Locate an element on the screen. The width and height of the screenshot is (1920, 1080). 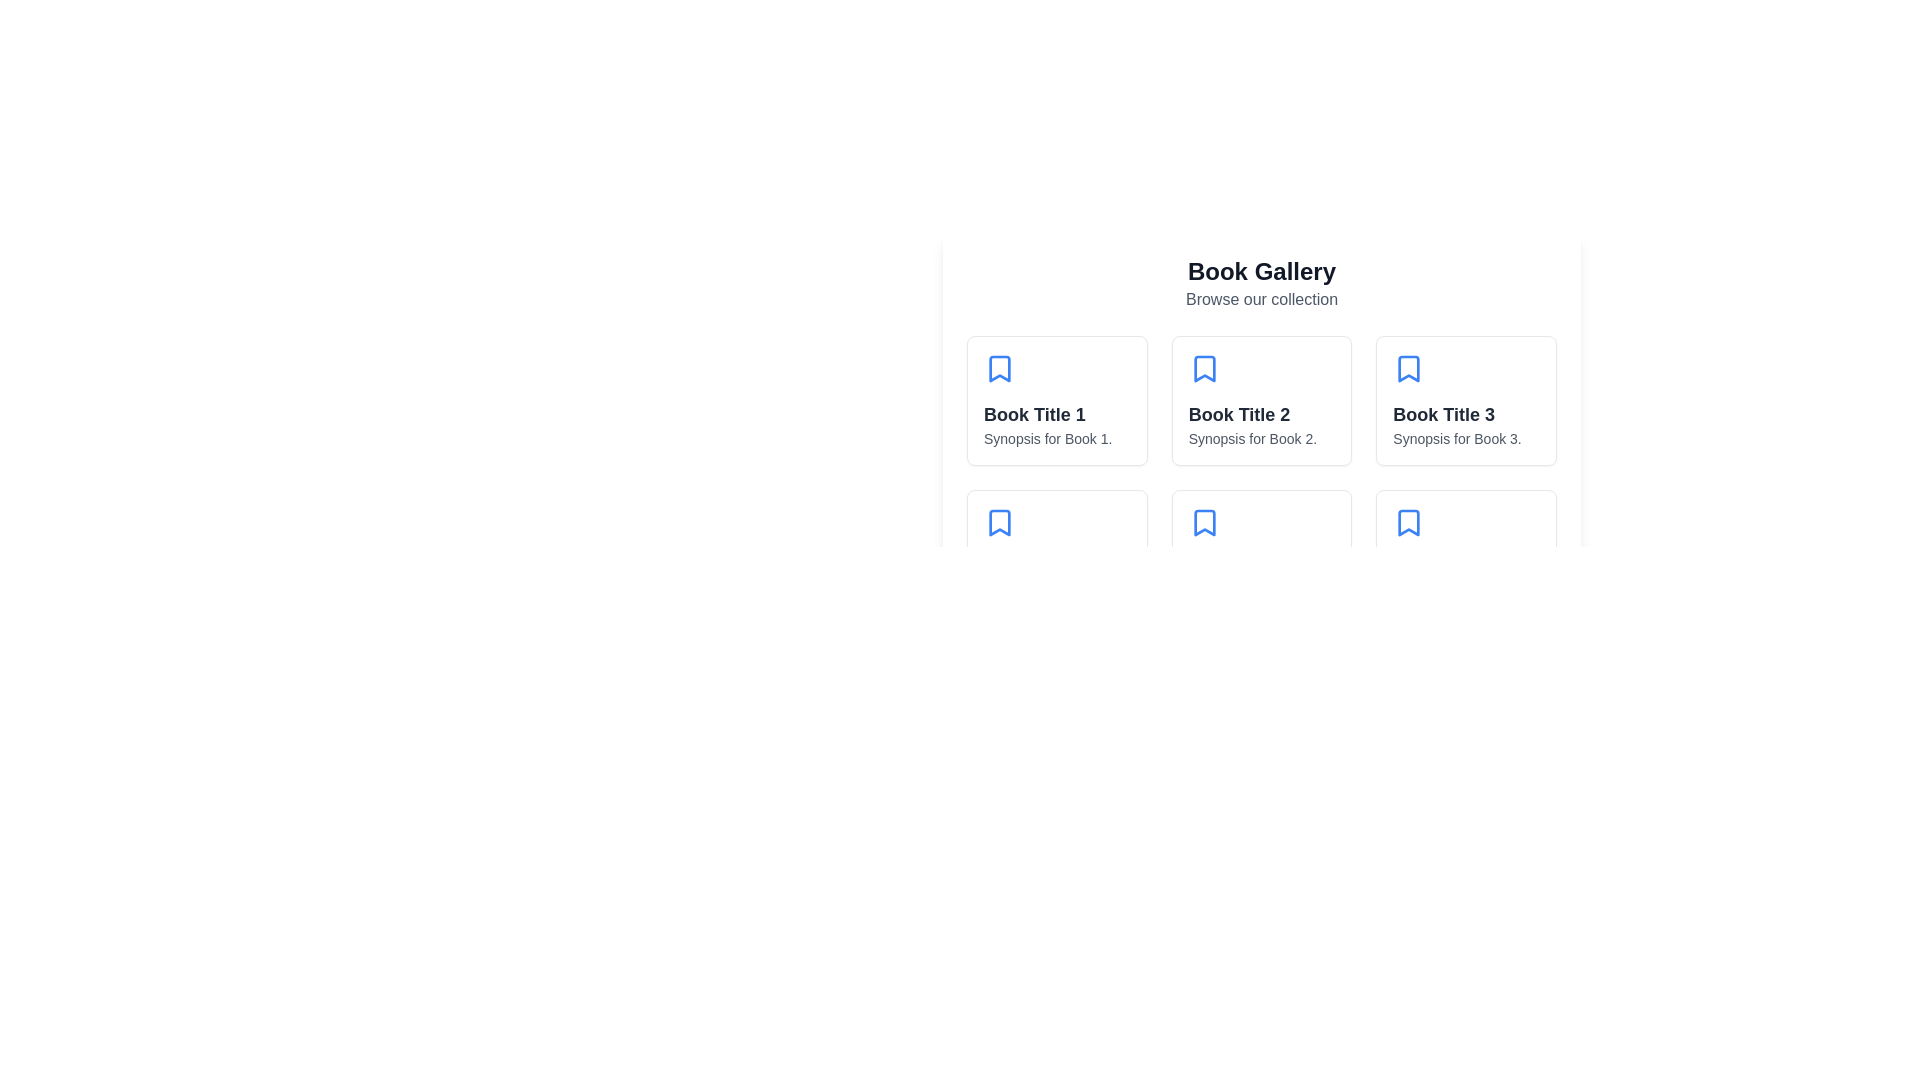
the bookmark icon located in the bottom right corner of the 'Book Title 3' card is located at coordinates (1408, 522).